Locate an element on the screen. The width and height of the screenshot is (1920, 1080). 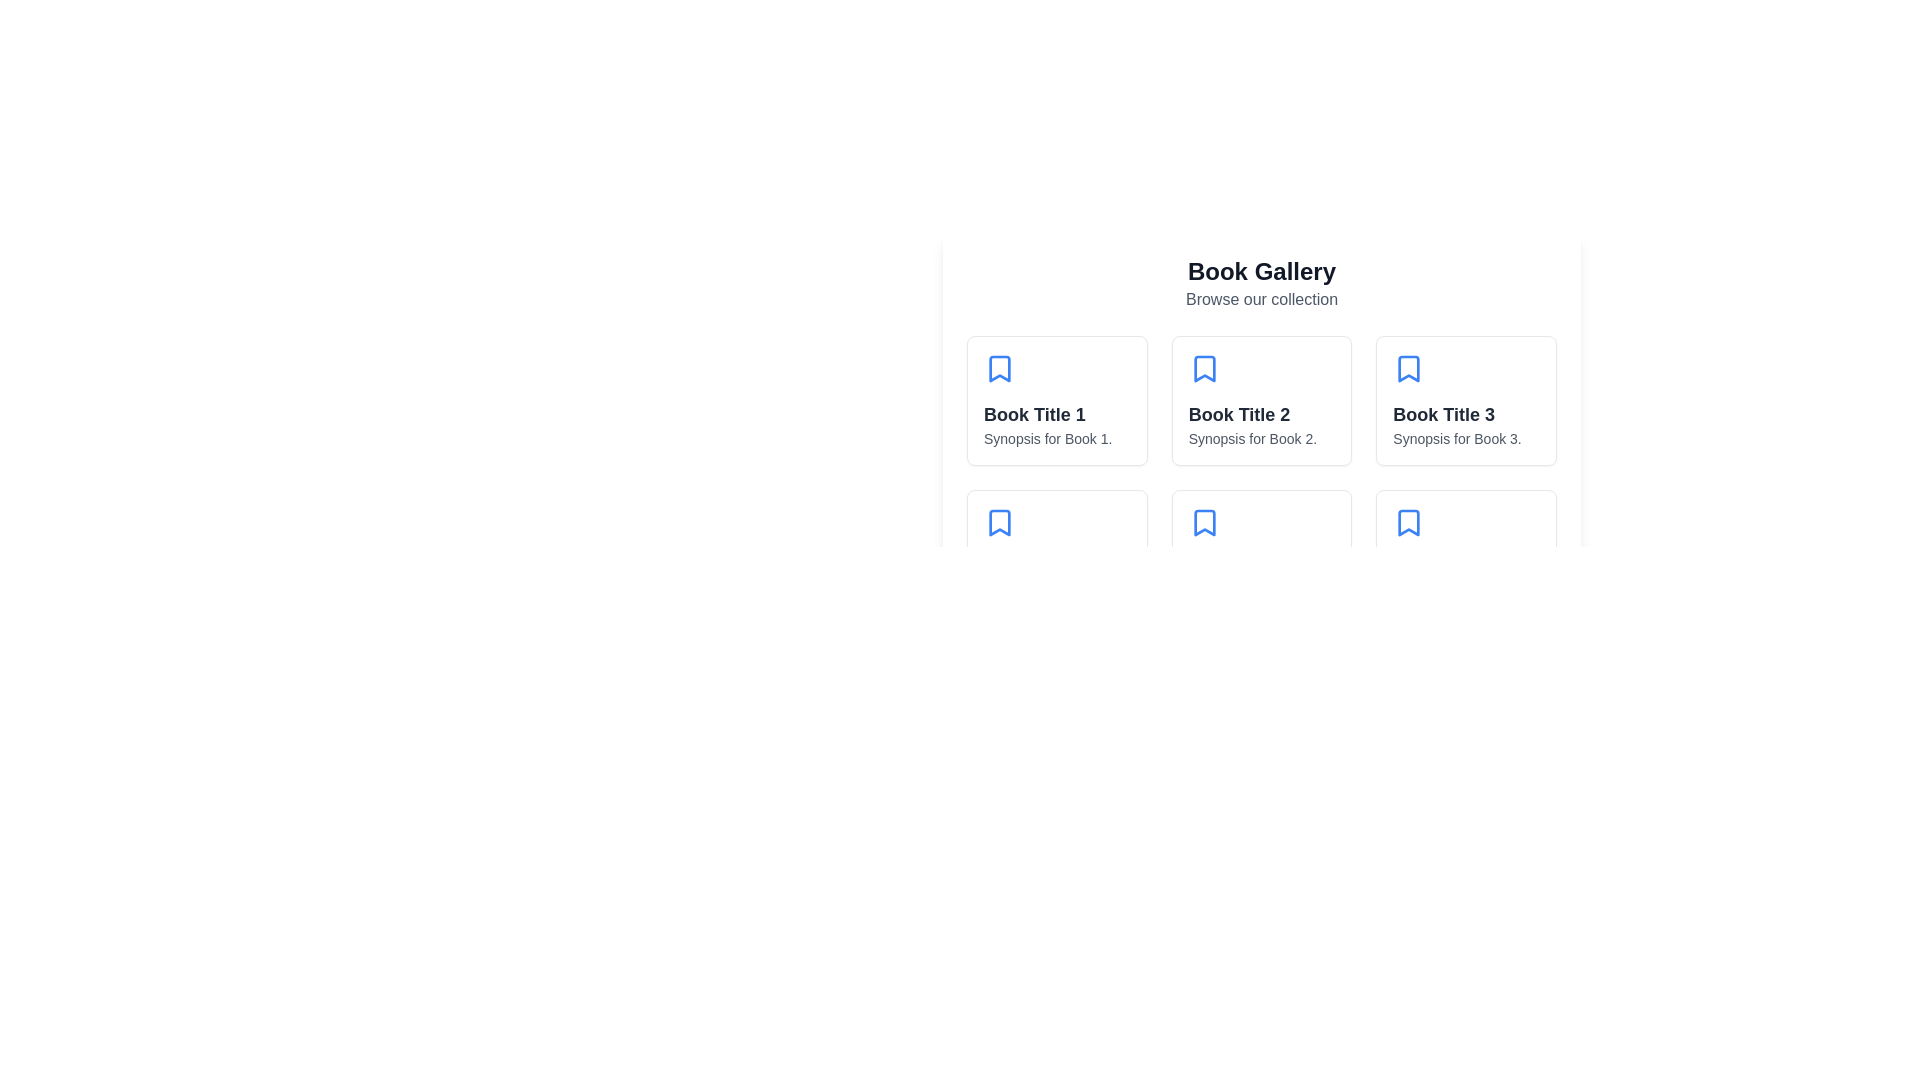
the bookmark icon located in the bottom right corner of the 'Book Title 3' card is located at coordinates (1408, 522).